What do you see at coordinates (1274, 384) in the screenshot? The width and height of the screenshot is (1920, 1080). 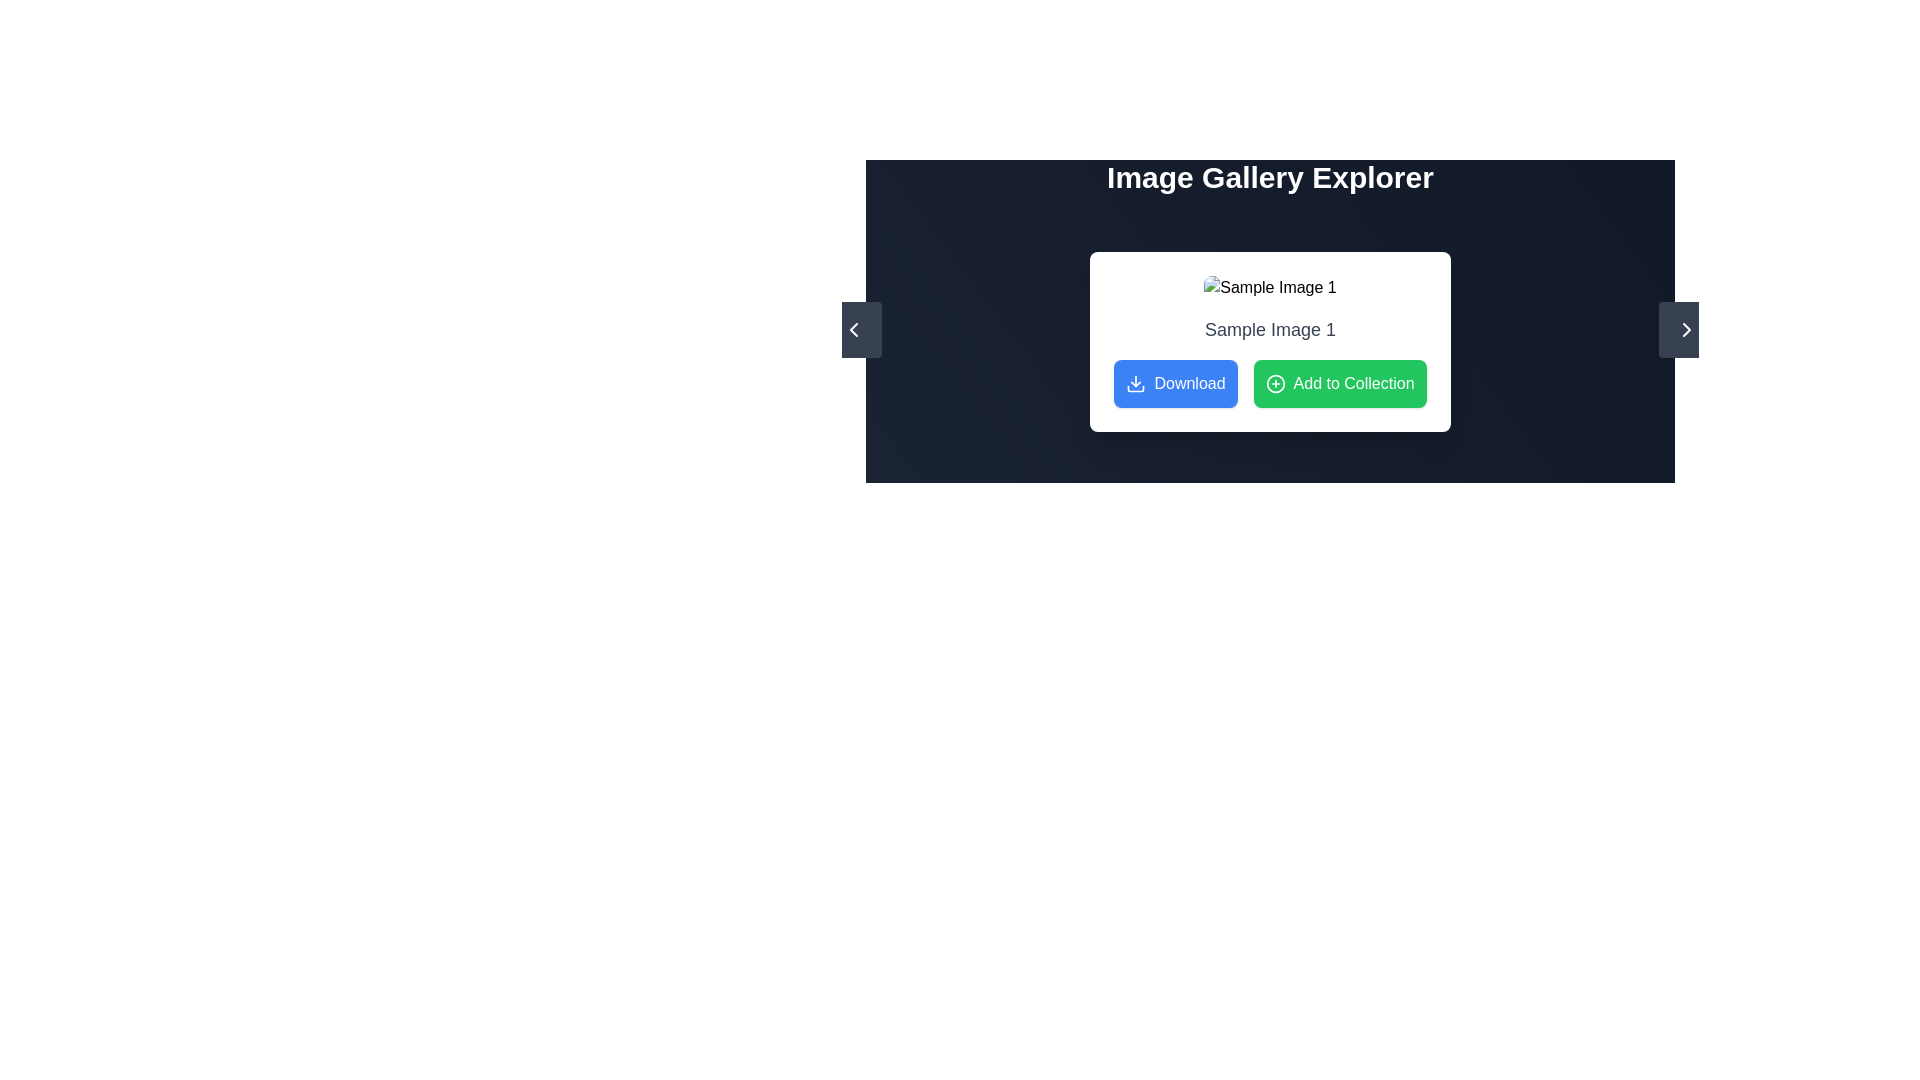 I see `the circular decorative SVG element within the 'Add to Collection' button group located at the bottom-center of the interface` at bounding box center [1274, 384].